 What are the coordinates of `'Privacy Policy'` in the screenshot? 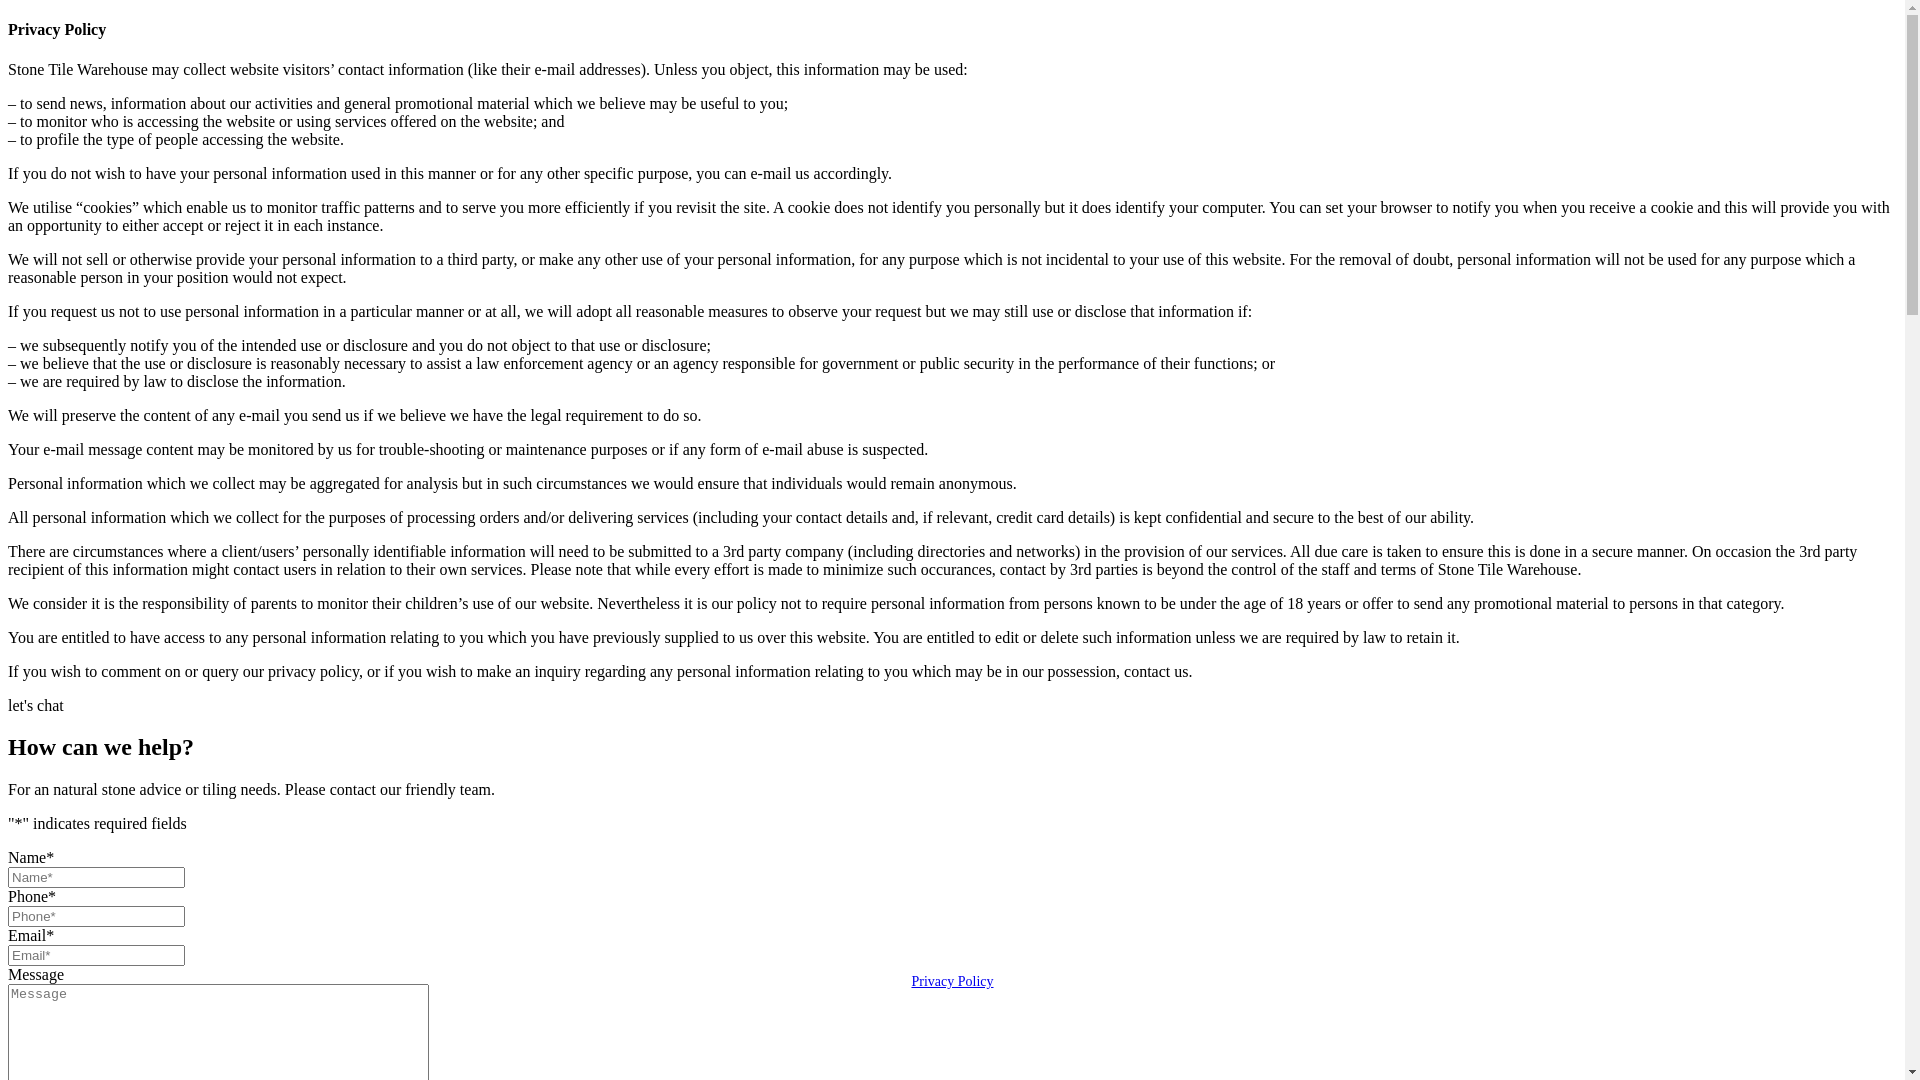 It's located at (950, 980).